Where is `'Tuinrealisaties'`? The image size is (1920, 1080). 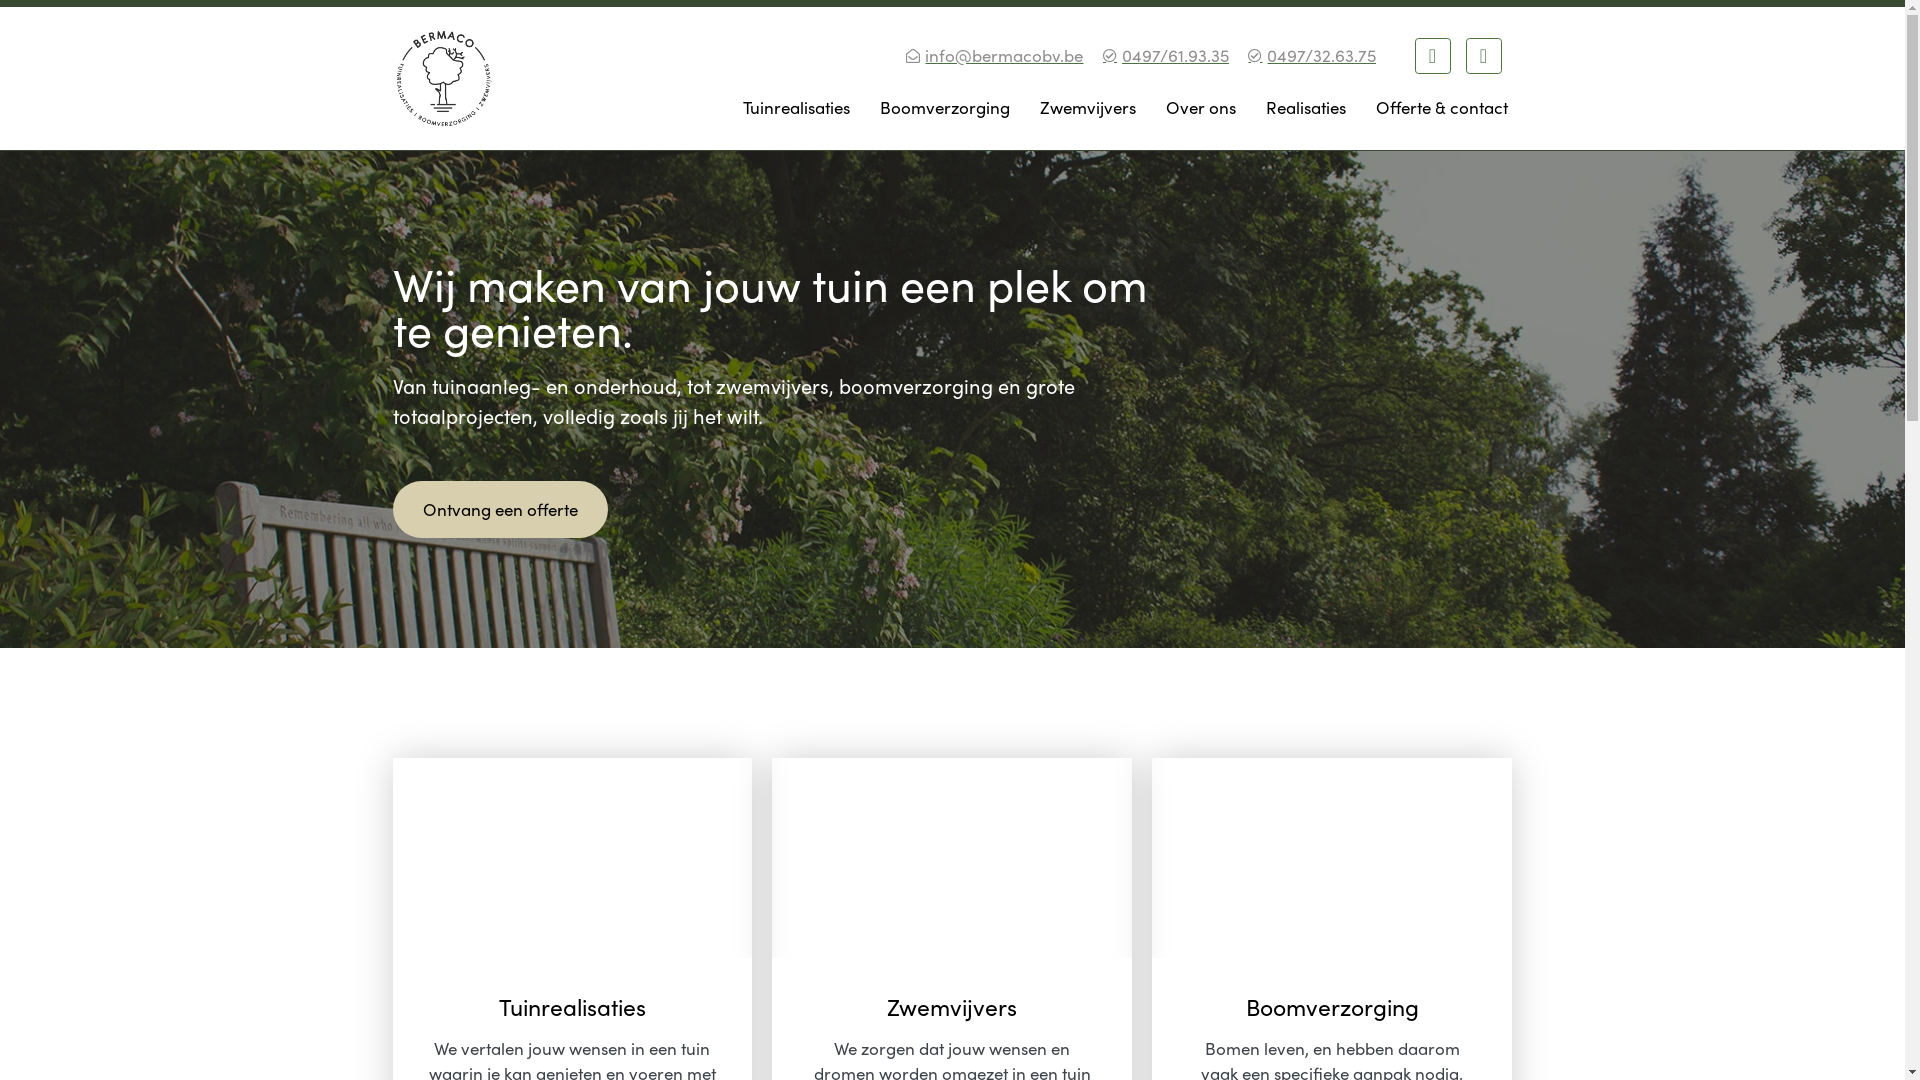
'Tuinrealisaties' is located at coordinates (795, 107).